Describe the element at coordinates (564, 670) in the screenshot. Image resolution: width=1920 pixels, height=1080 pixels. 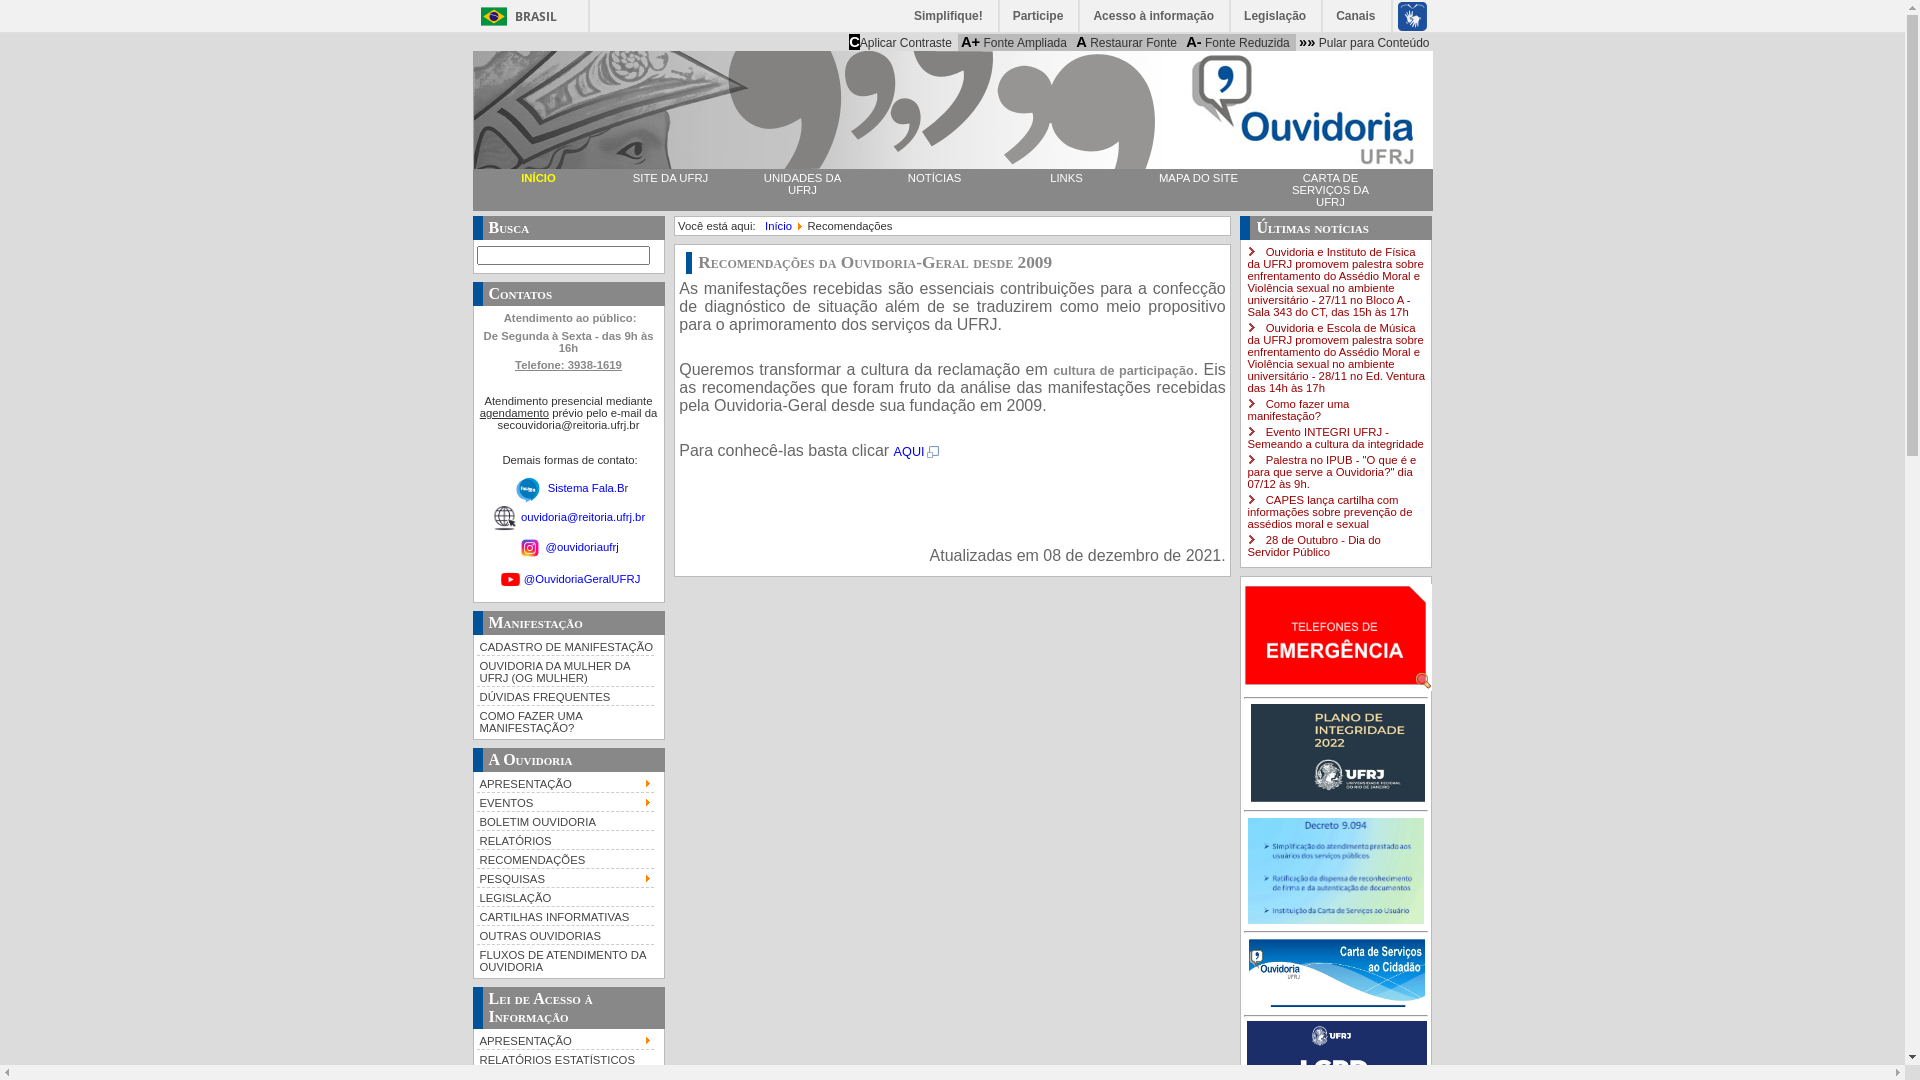
I see `'OUVIDORIA DA MULHER DA UFRJ (OG MULHER)'` at that location.